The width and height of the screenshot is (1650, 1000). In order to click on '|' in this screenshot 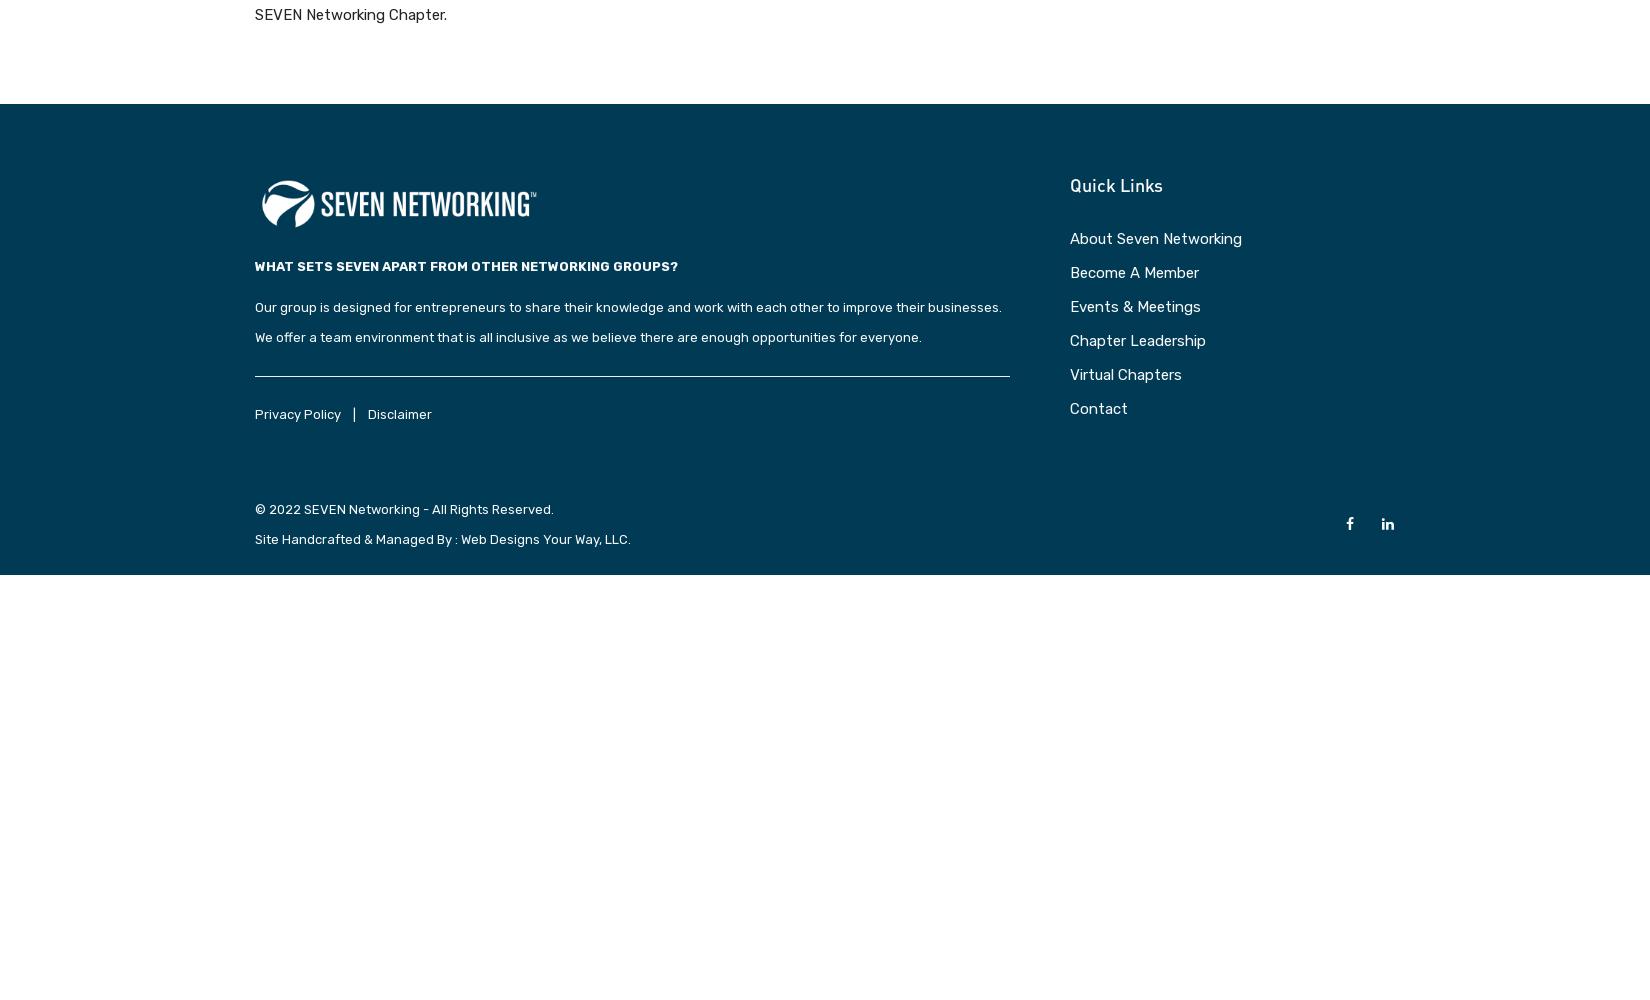, I will do `click(354, 414)`.